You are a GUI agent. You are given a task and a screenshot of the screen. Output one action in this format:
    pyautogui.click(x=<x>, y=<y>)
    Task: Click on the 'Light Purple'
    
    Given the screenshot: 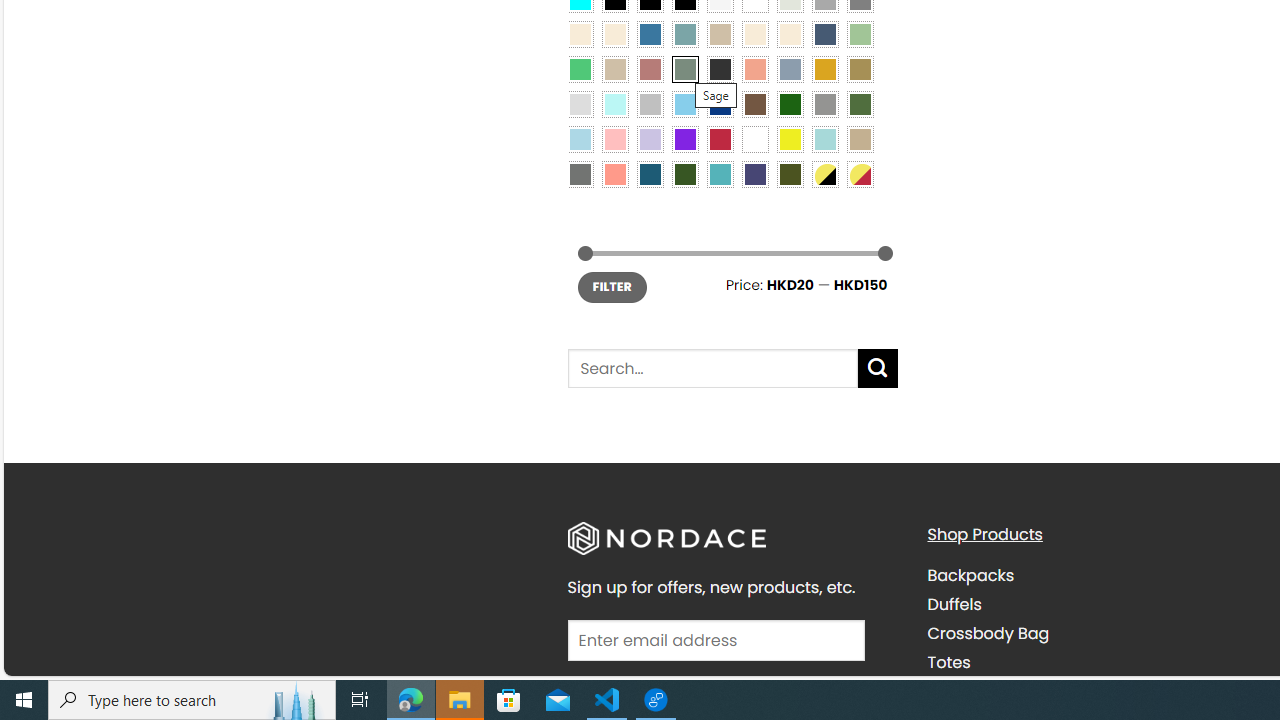 What is the action you would take?
    pyautogui.click(x=650, y=137)
    